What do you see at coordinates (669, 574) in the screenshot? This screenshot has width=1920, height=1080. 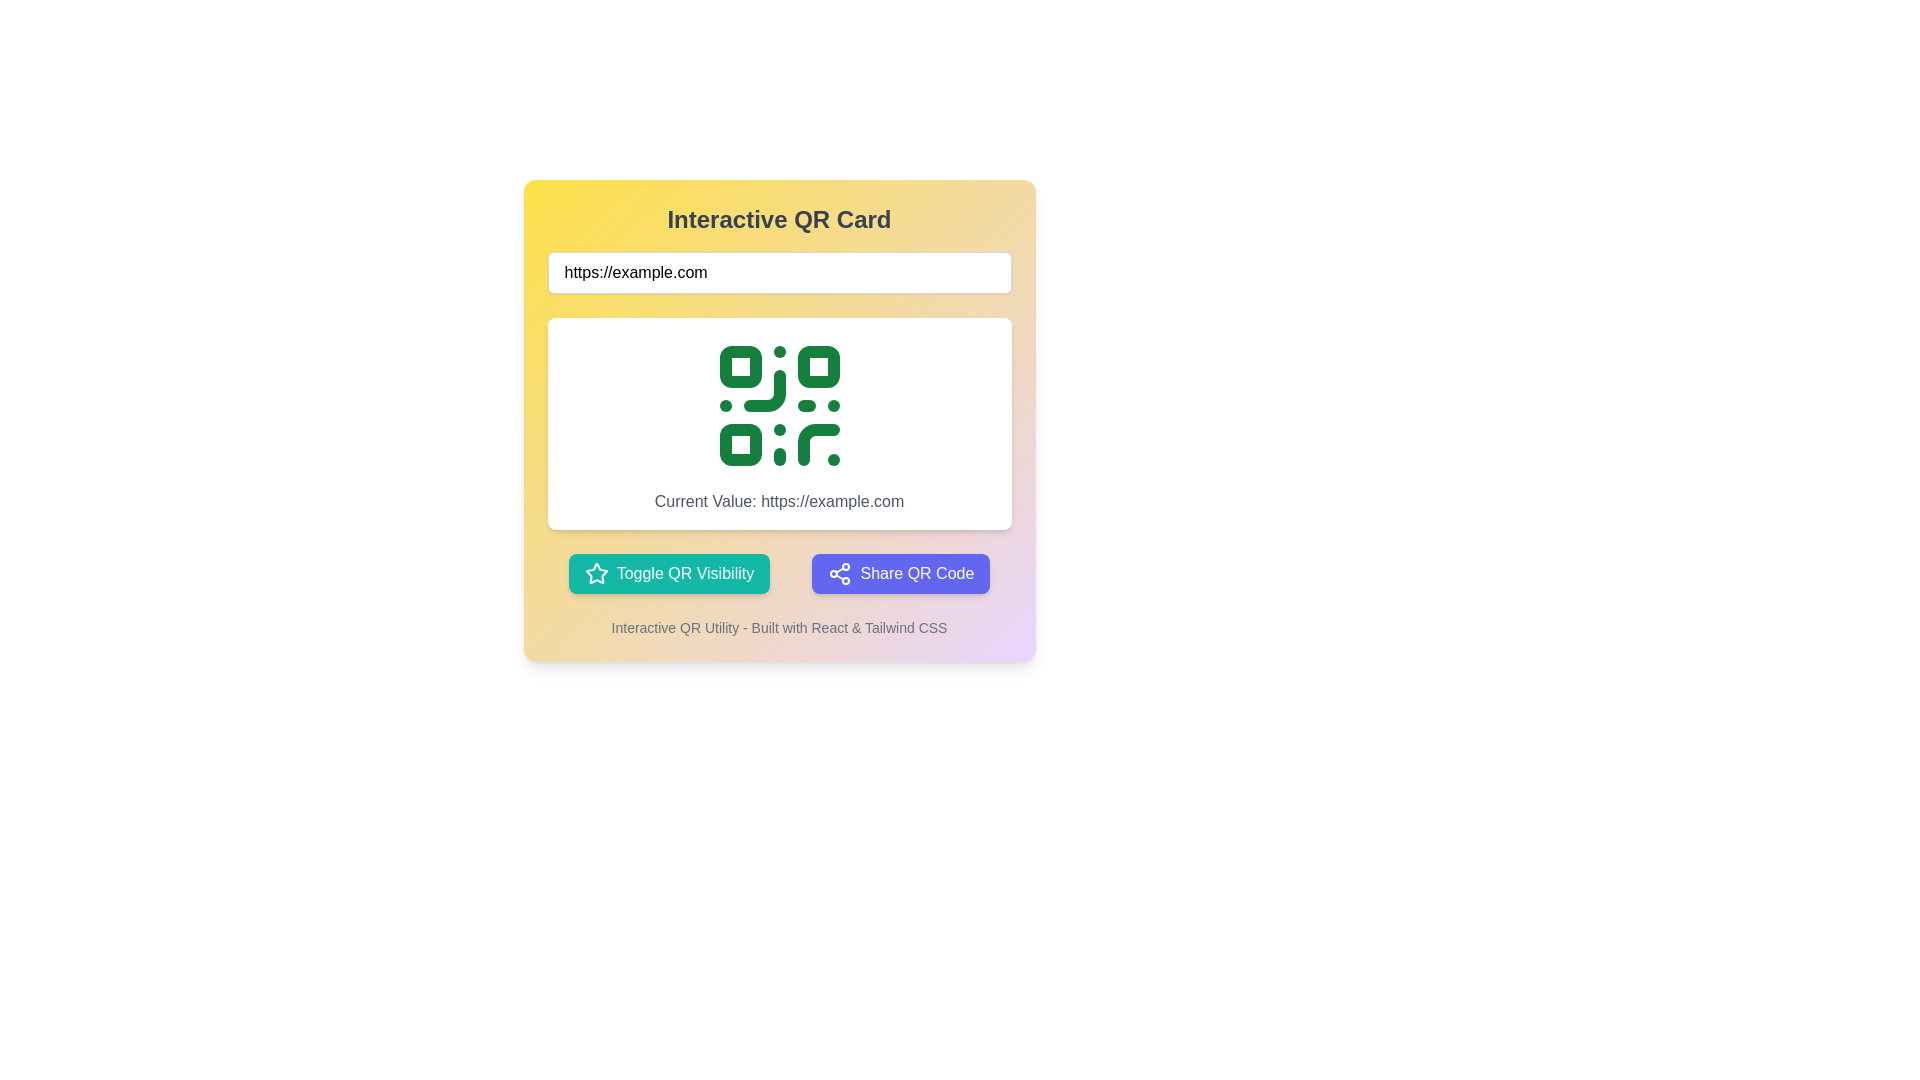 I see `the first button on the left with a teal background and white text, which is styled with rounded corners and a star icon` at bounding box center [669, 574].